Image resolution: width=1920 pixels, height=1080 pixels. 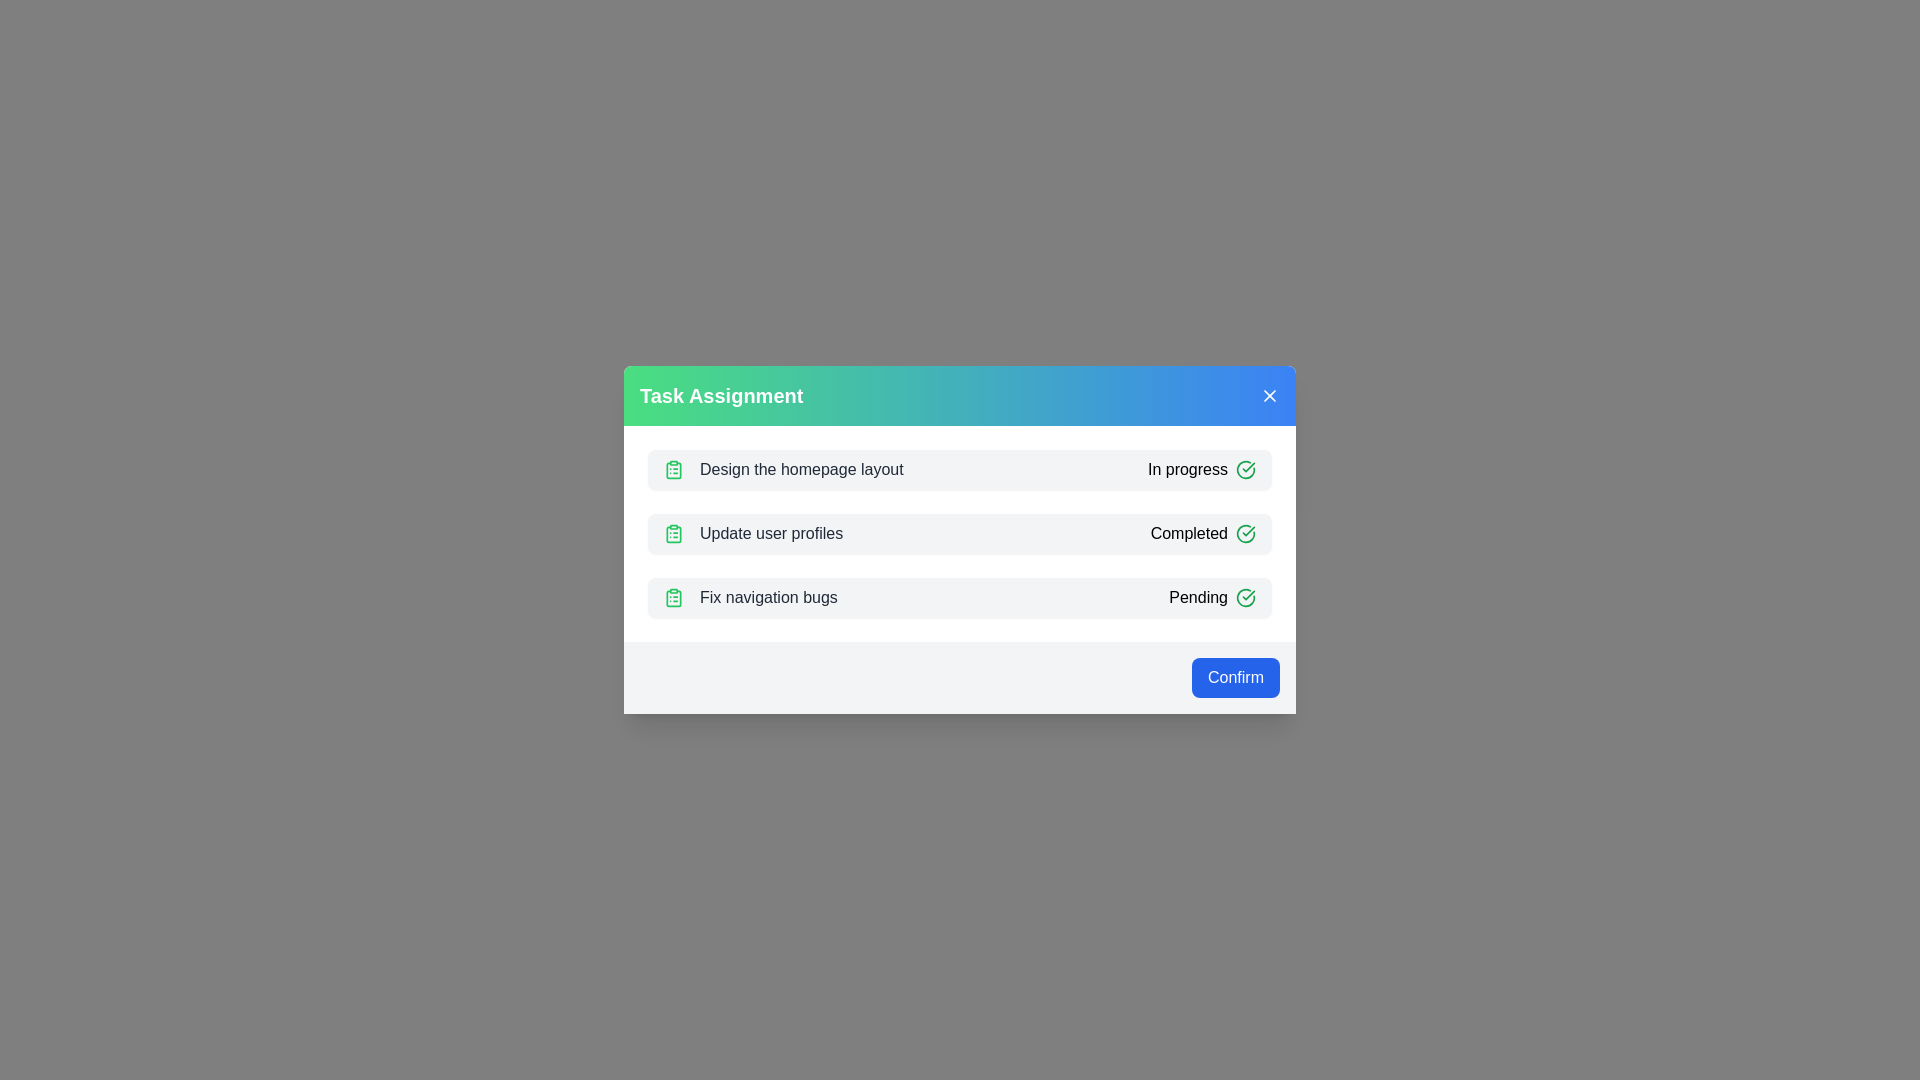 I want to click on the green clipboard icon located in the task titled 'Update user profiles' within the task assignment interface, so click(x=673, y=532).